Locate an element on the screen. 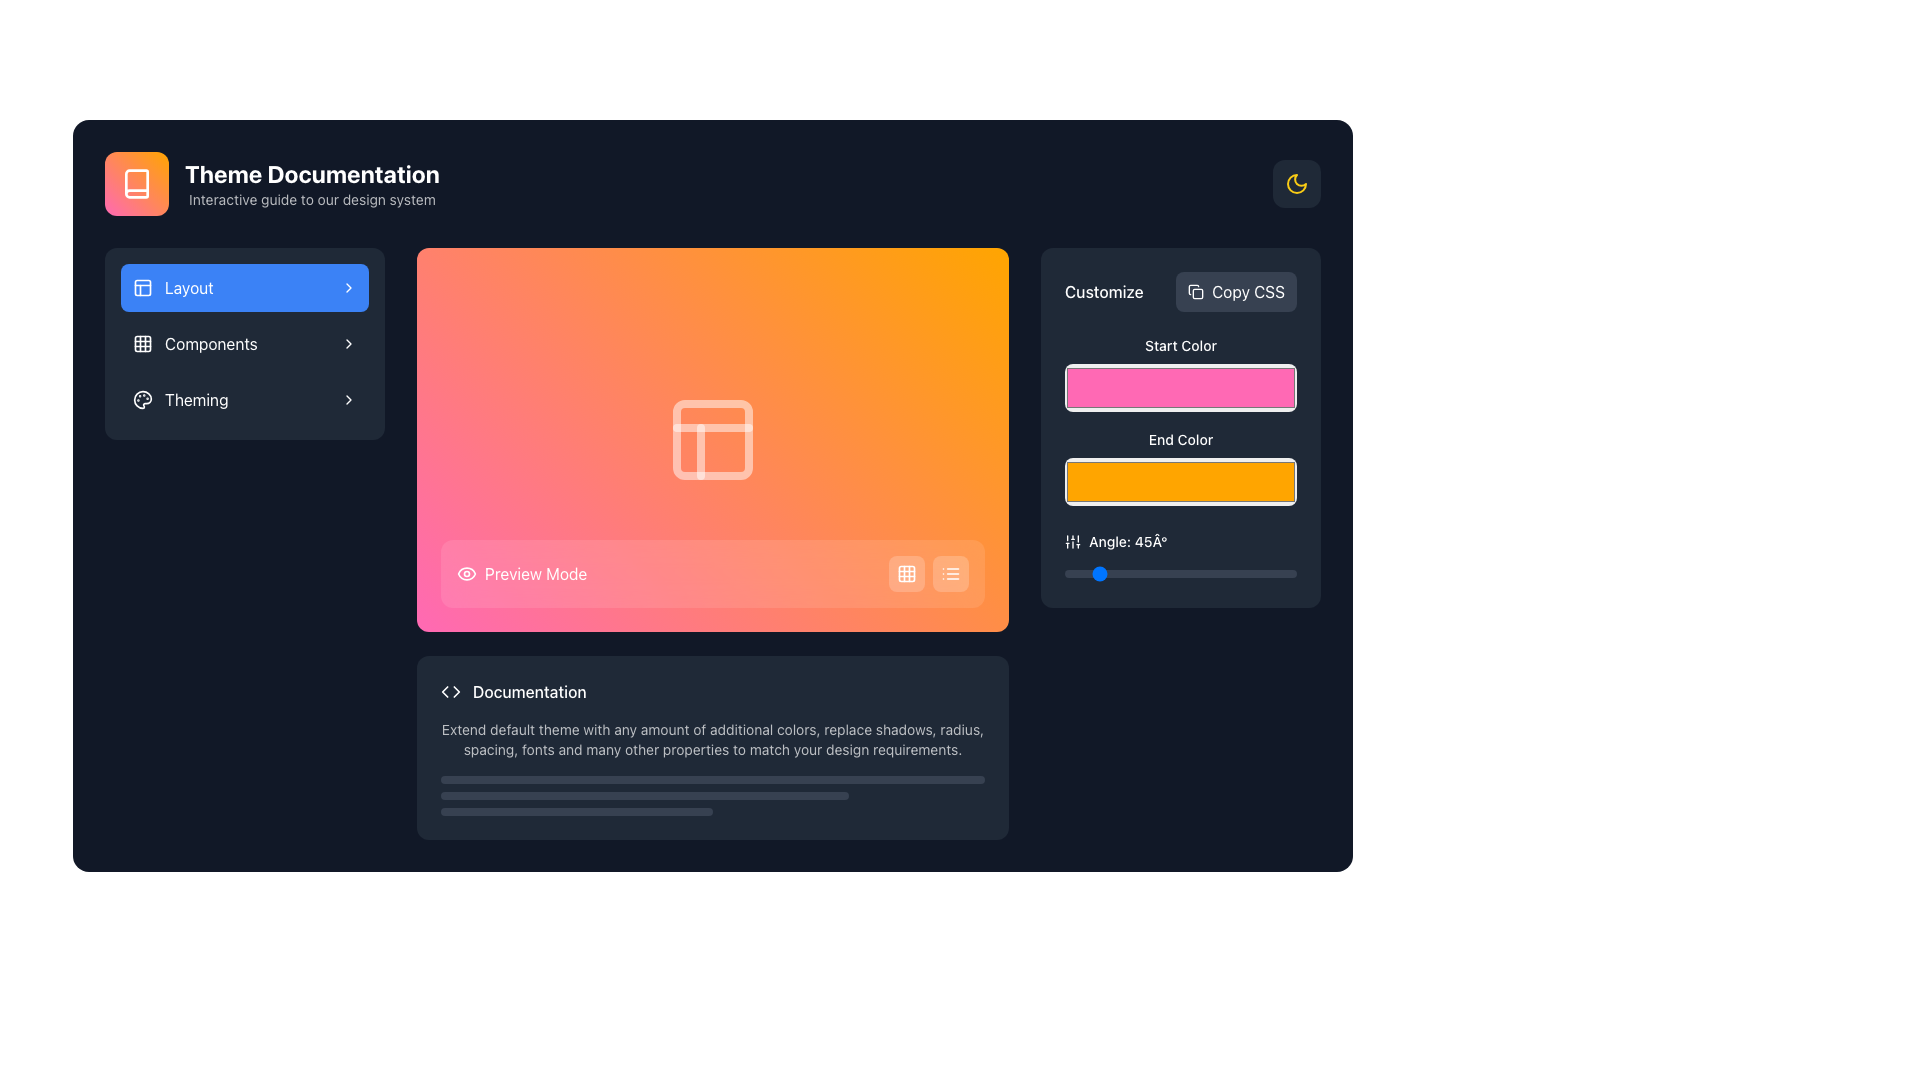 This screenshot has height=1080, width=1920. the Text Label positioned within the button group on the top-right section of the interface, which enhances user readability and interaction clarity is located at coordinates (1247, 292).